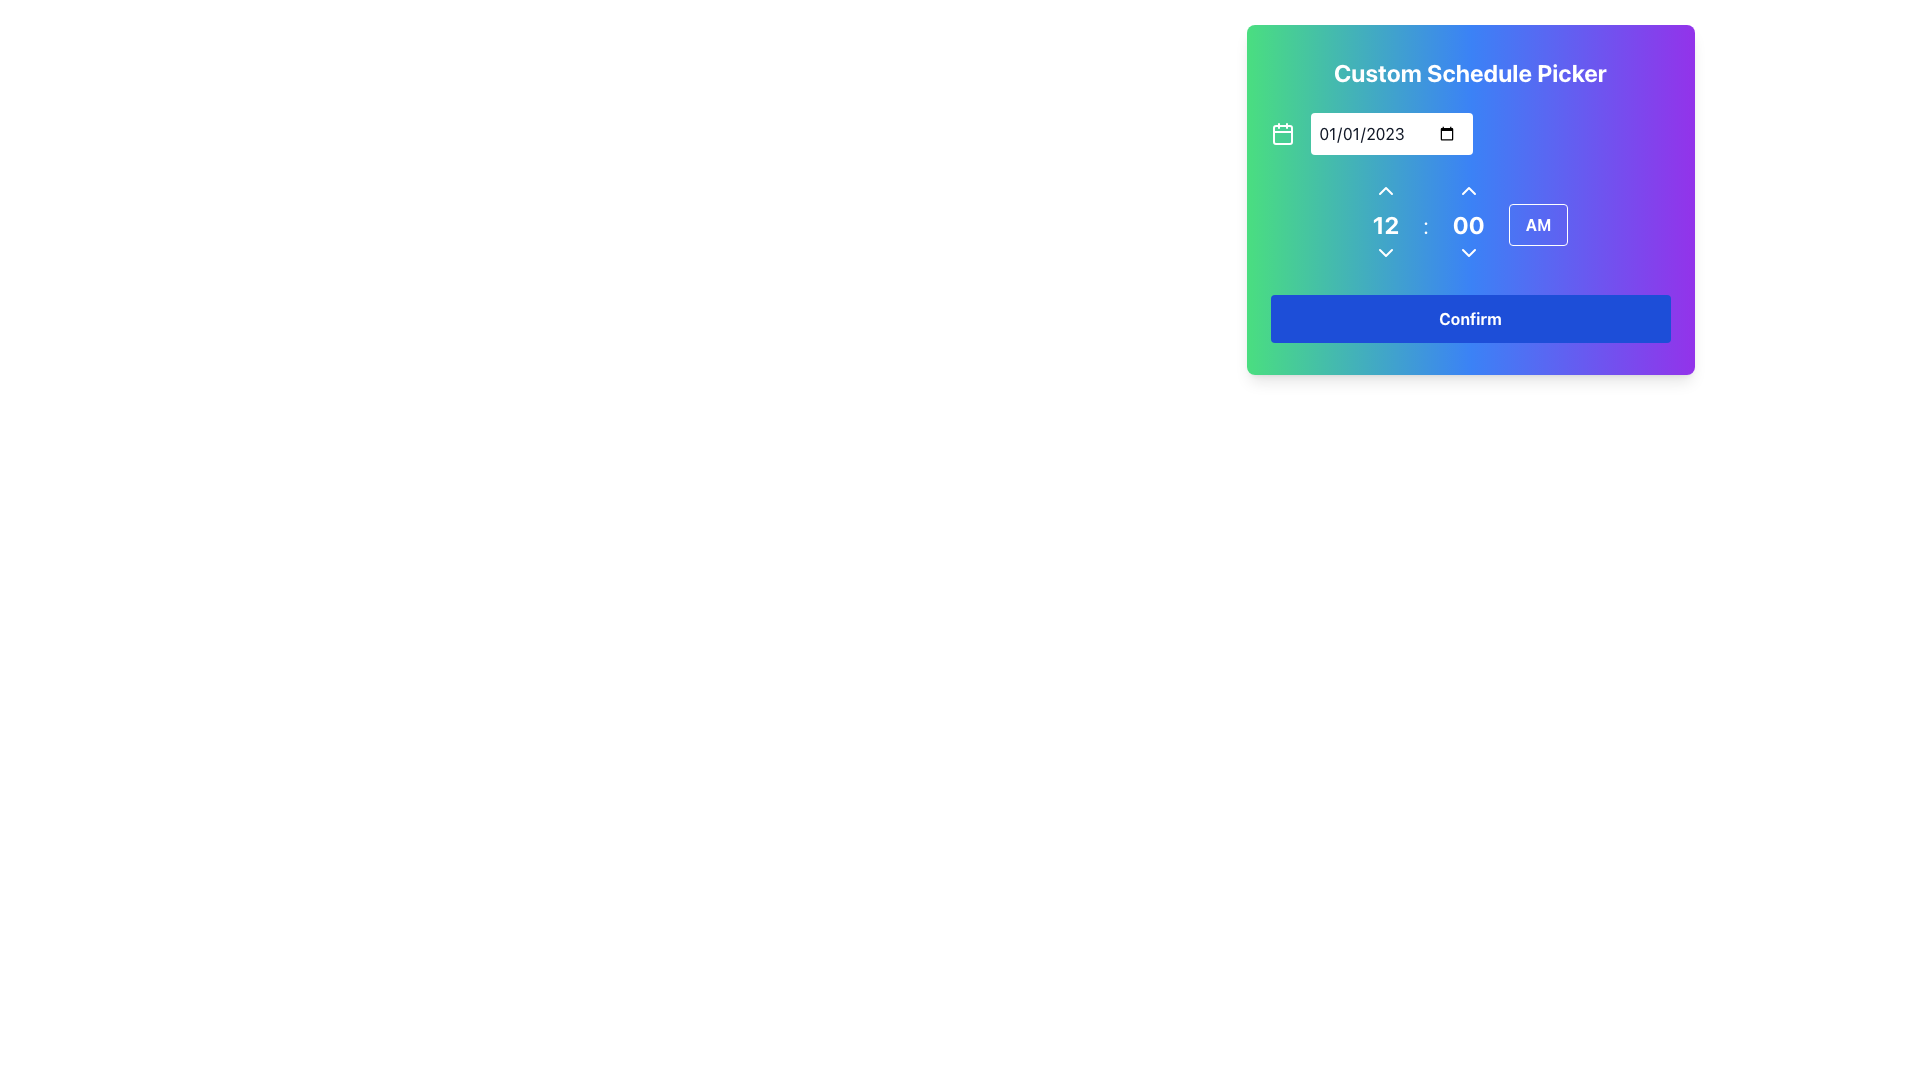 The width and height of the screenshot is (1920, 1080). I want to click on the blue 'Confirm' button with rounded corners to observe the hover effect, so click(1470, 318).